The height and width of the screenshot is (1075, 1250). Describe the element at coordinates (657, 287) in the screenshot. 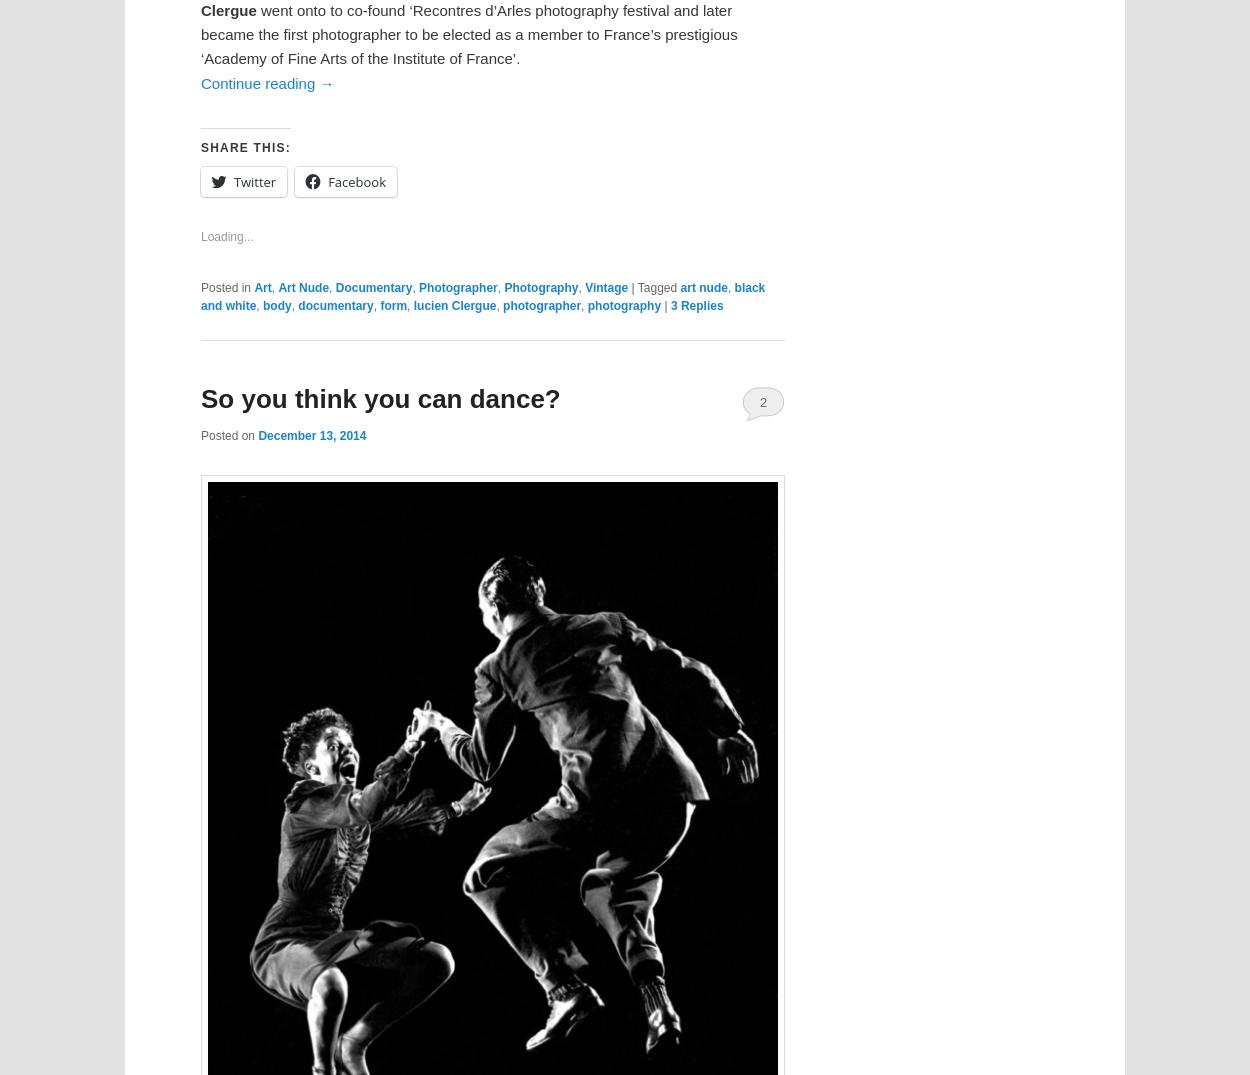

I see `'Tagged'` at that location.